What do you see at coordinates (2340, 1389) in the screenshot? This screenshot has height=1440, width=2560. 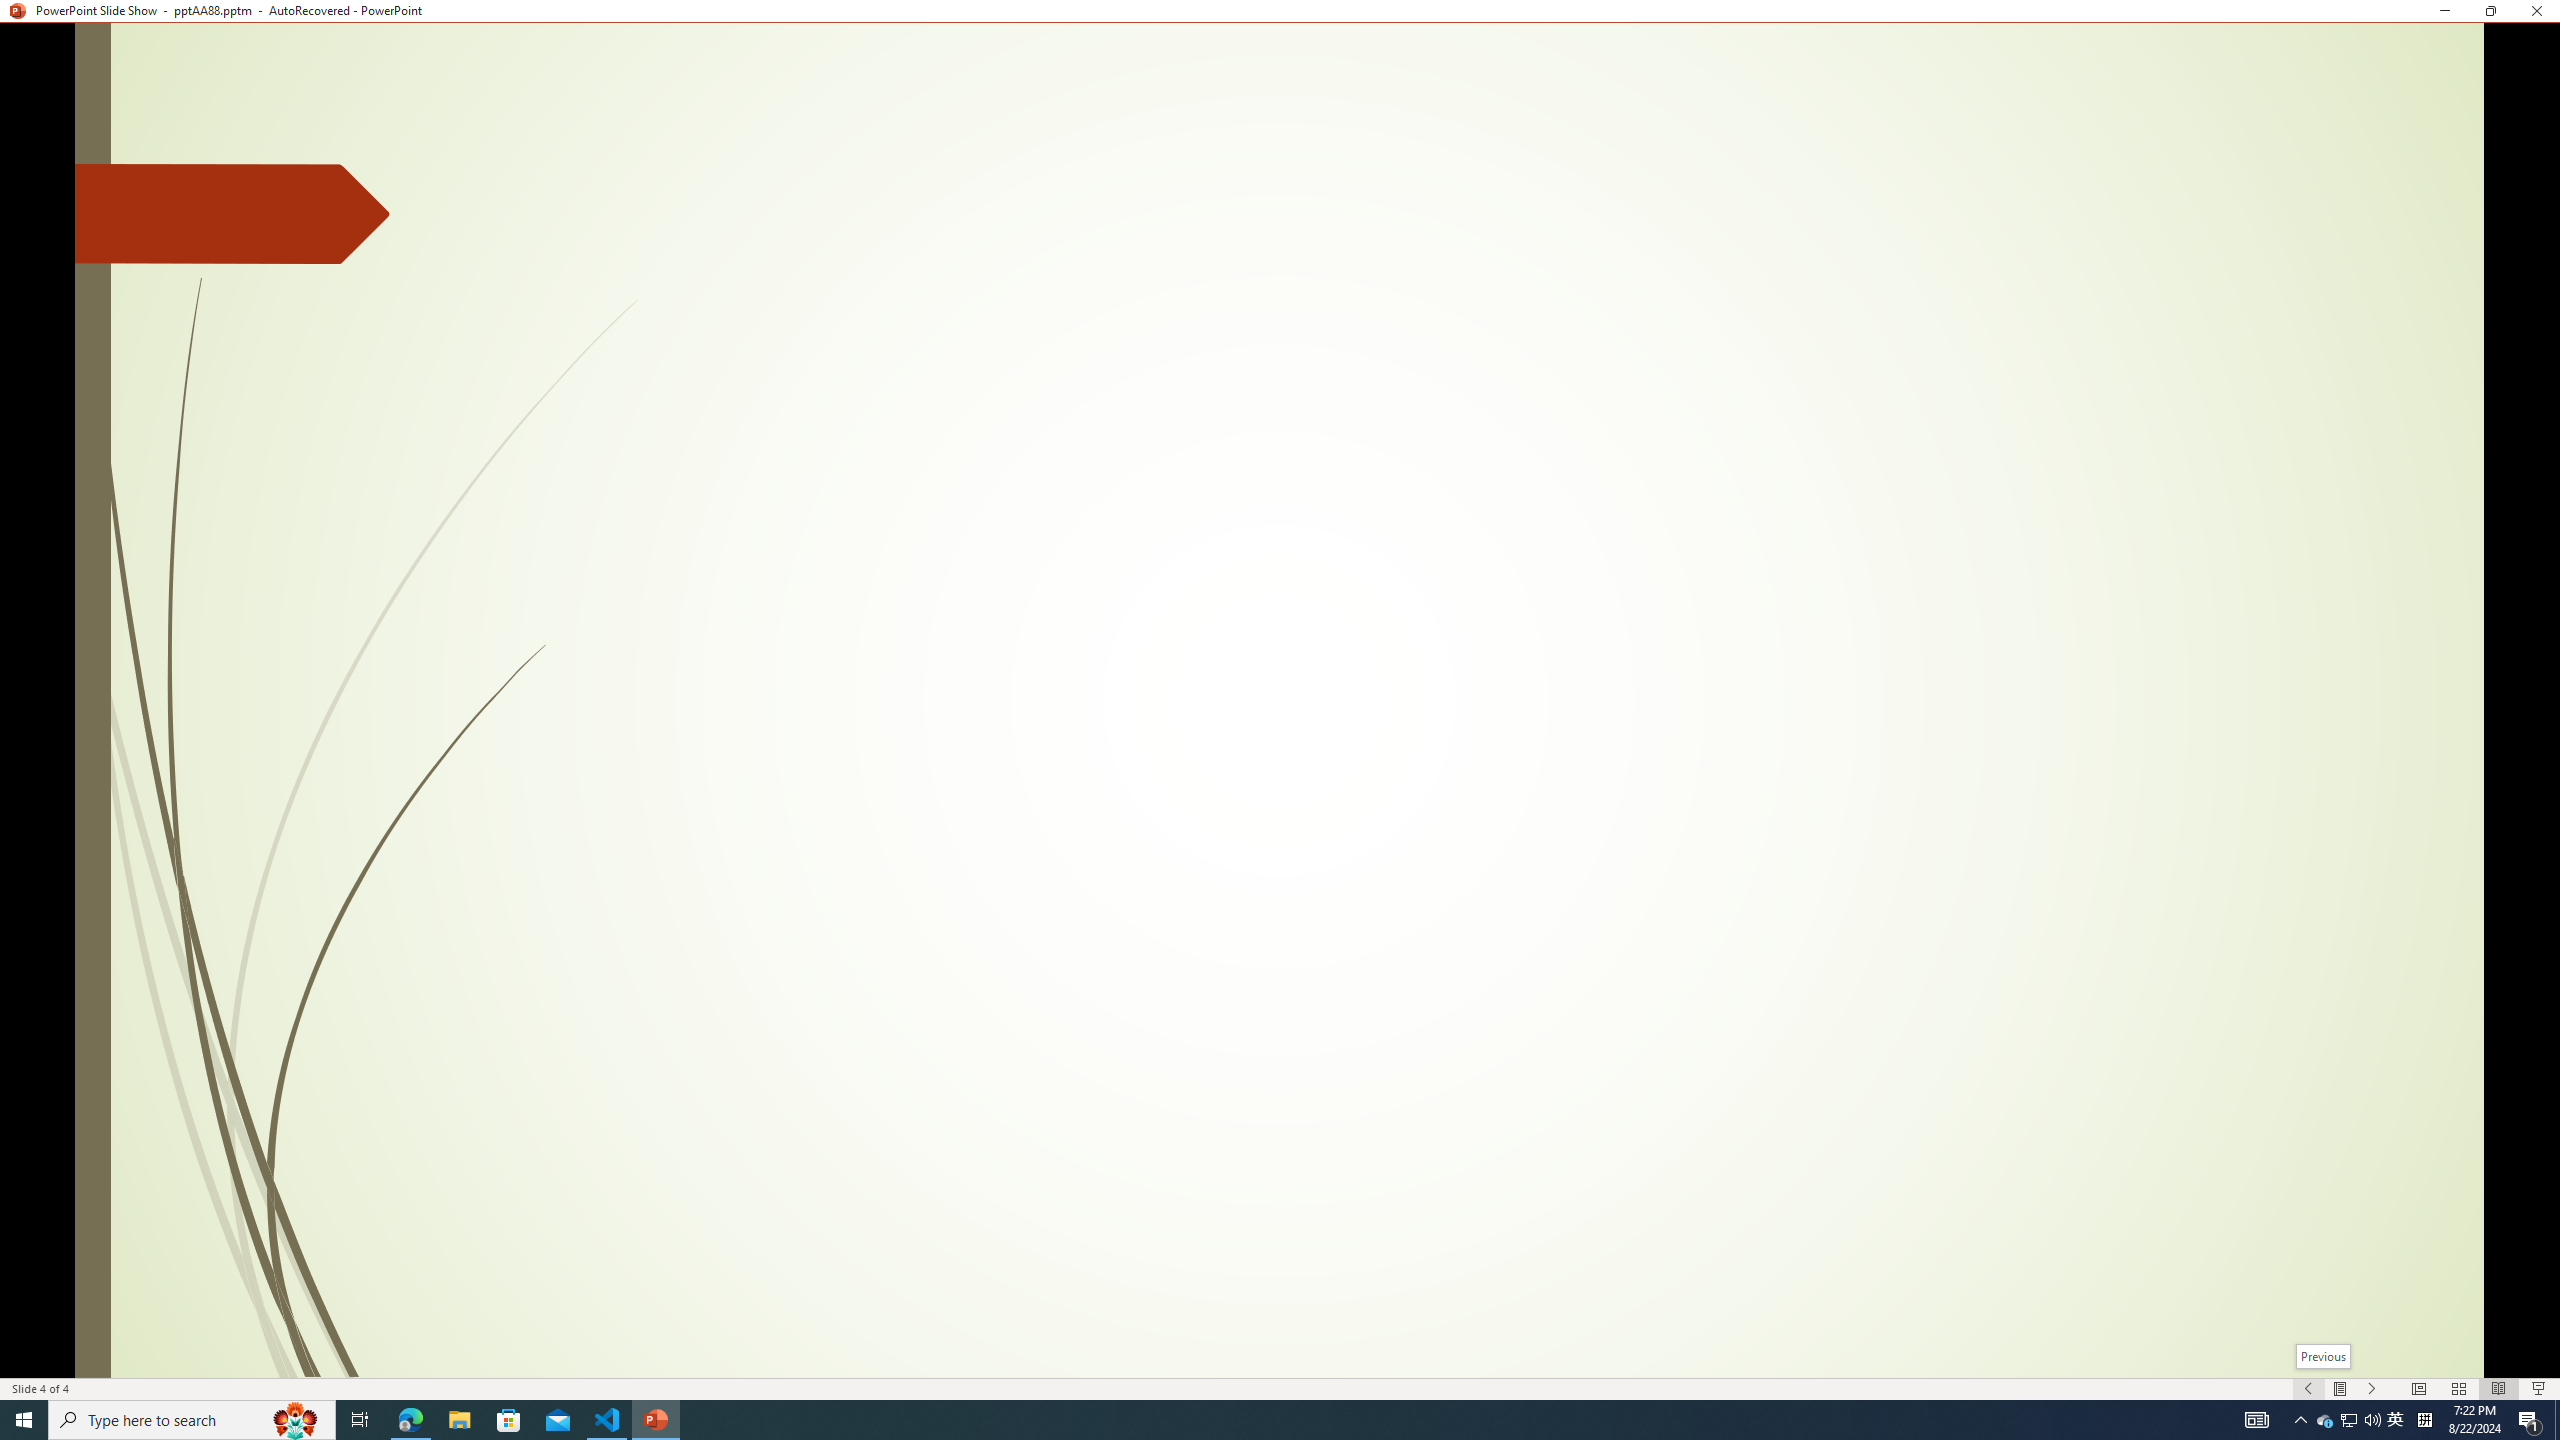 I see `'Menu On'` at bounding box center [2340, 1389].